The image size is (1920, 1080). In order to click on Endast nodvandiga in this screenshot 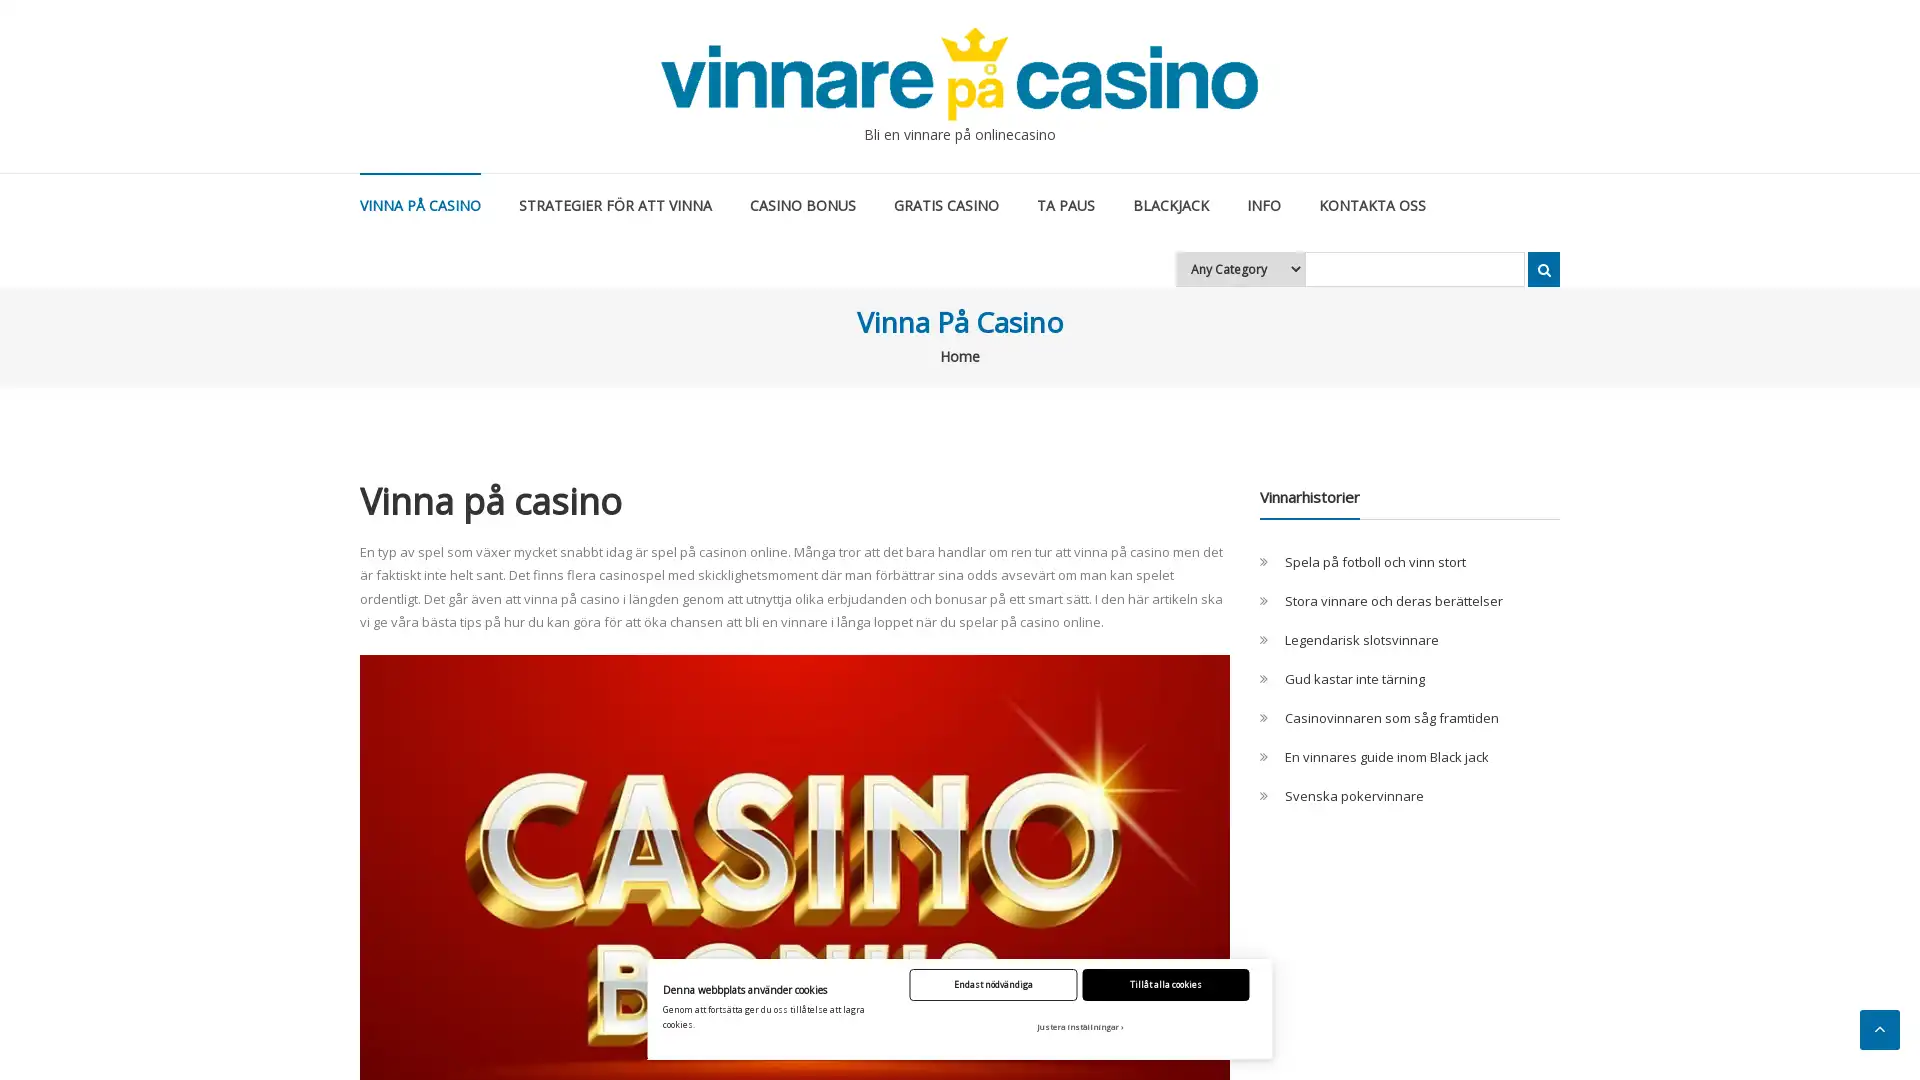, I will do `click(993, 983)`.